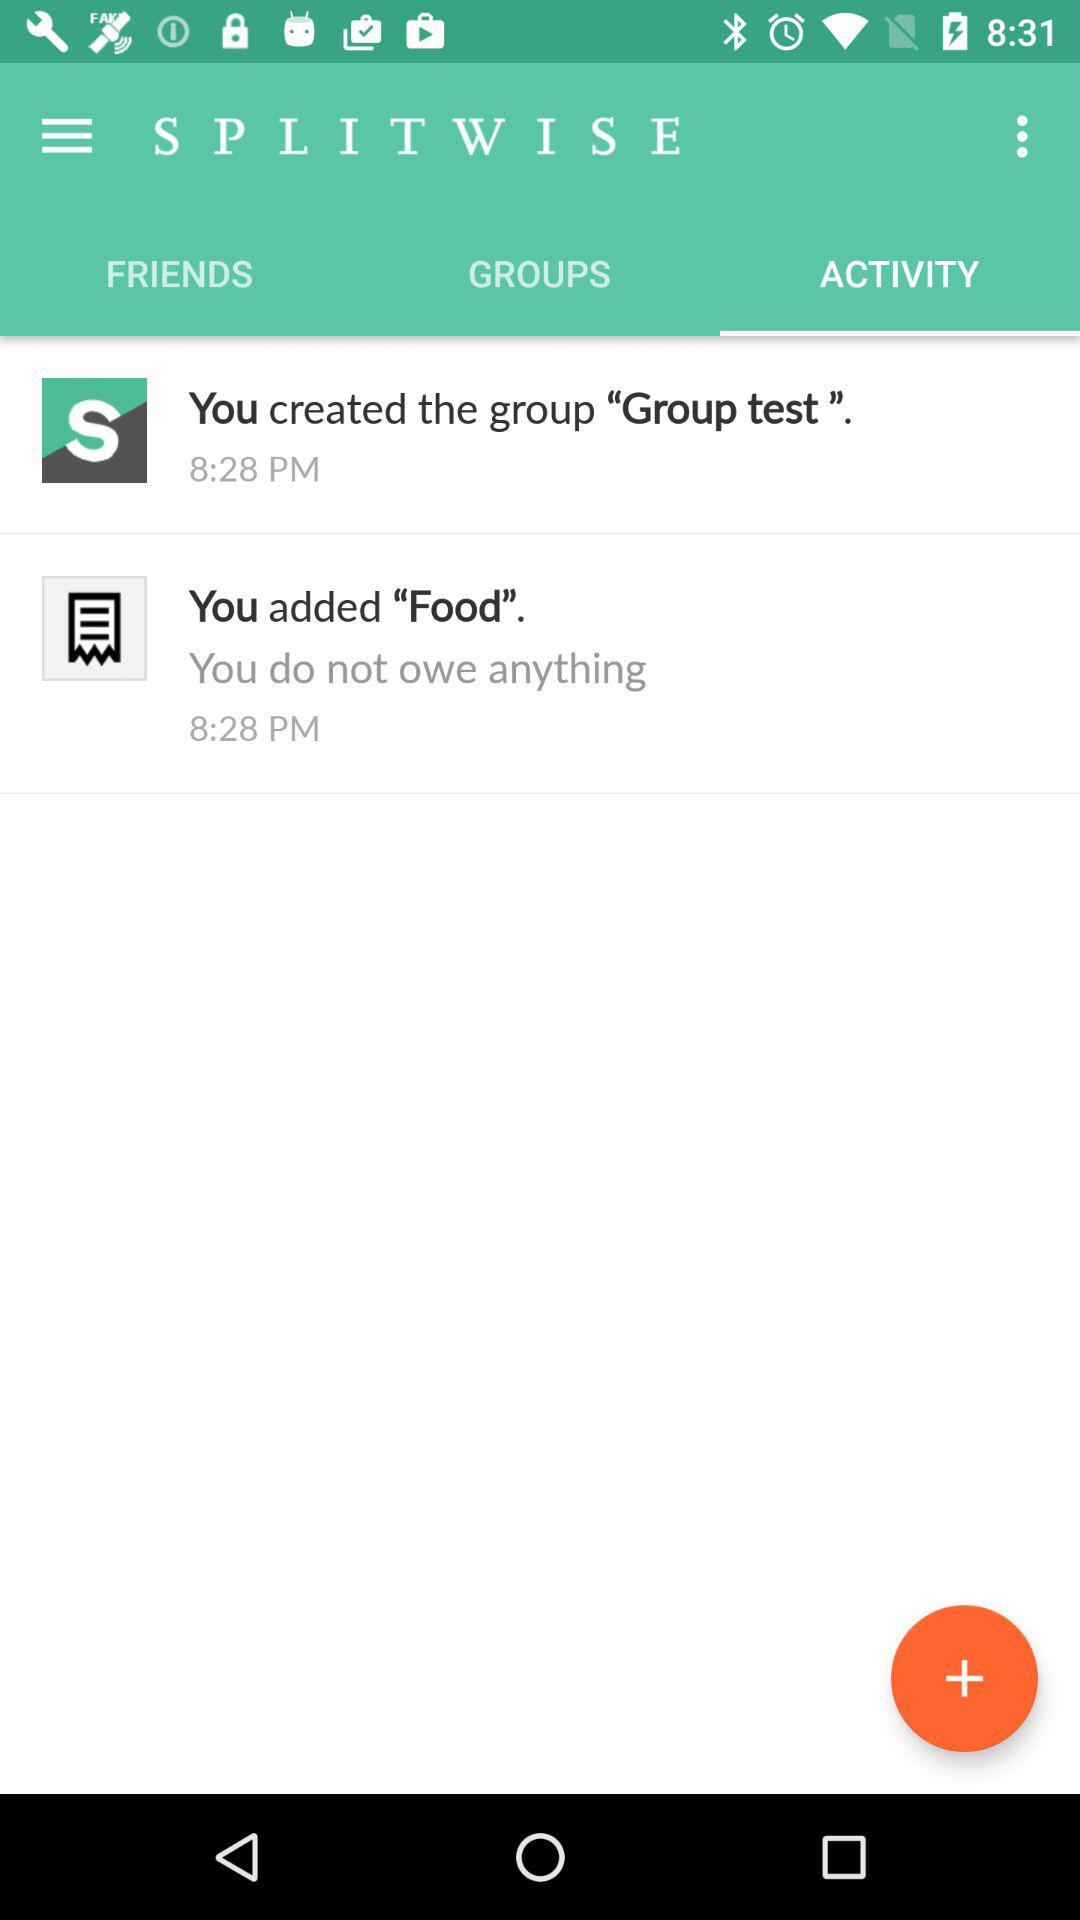 This screenshot has height=1920, width=1080. What do you see at coordinates (963, 1678) in the screenshot?
I see `the item at the bottom right corner` at bounding box center [963, 1678].